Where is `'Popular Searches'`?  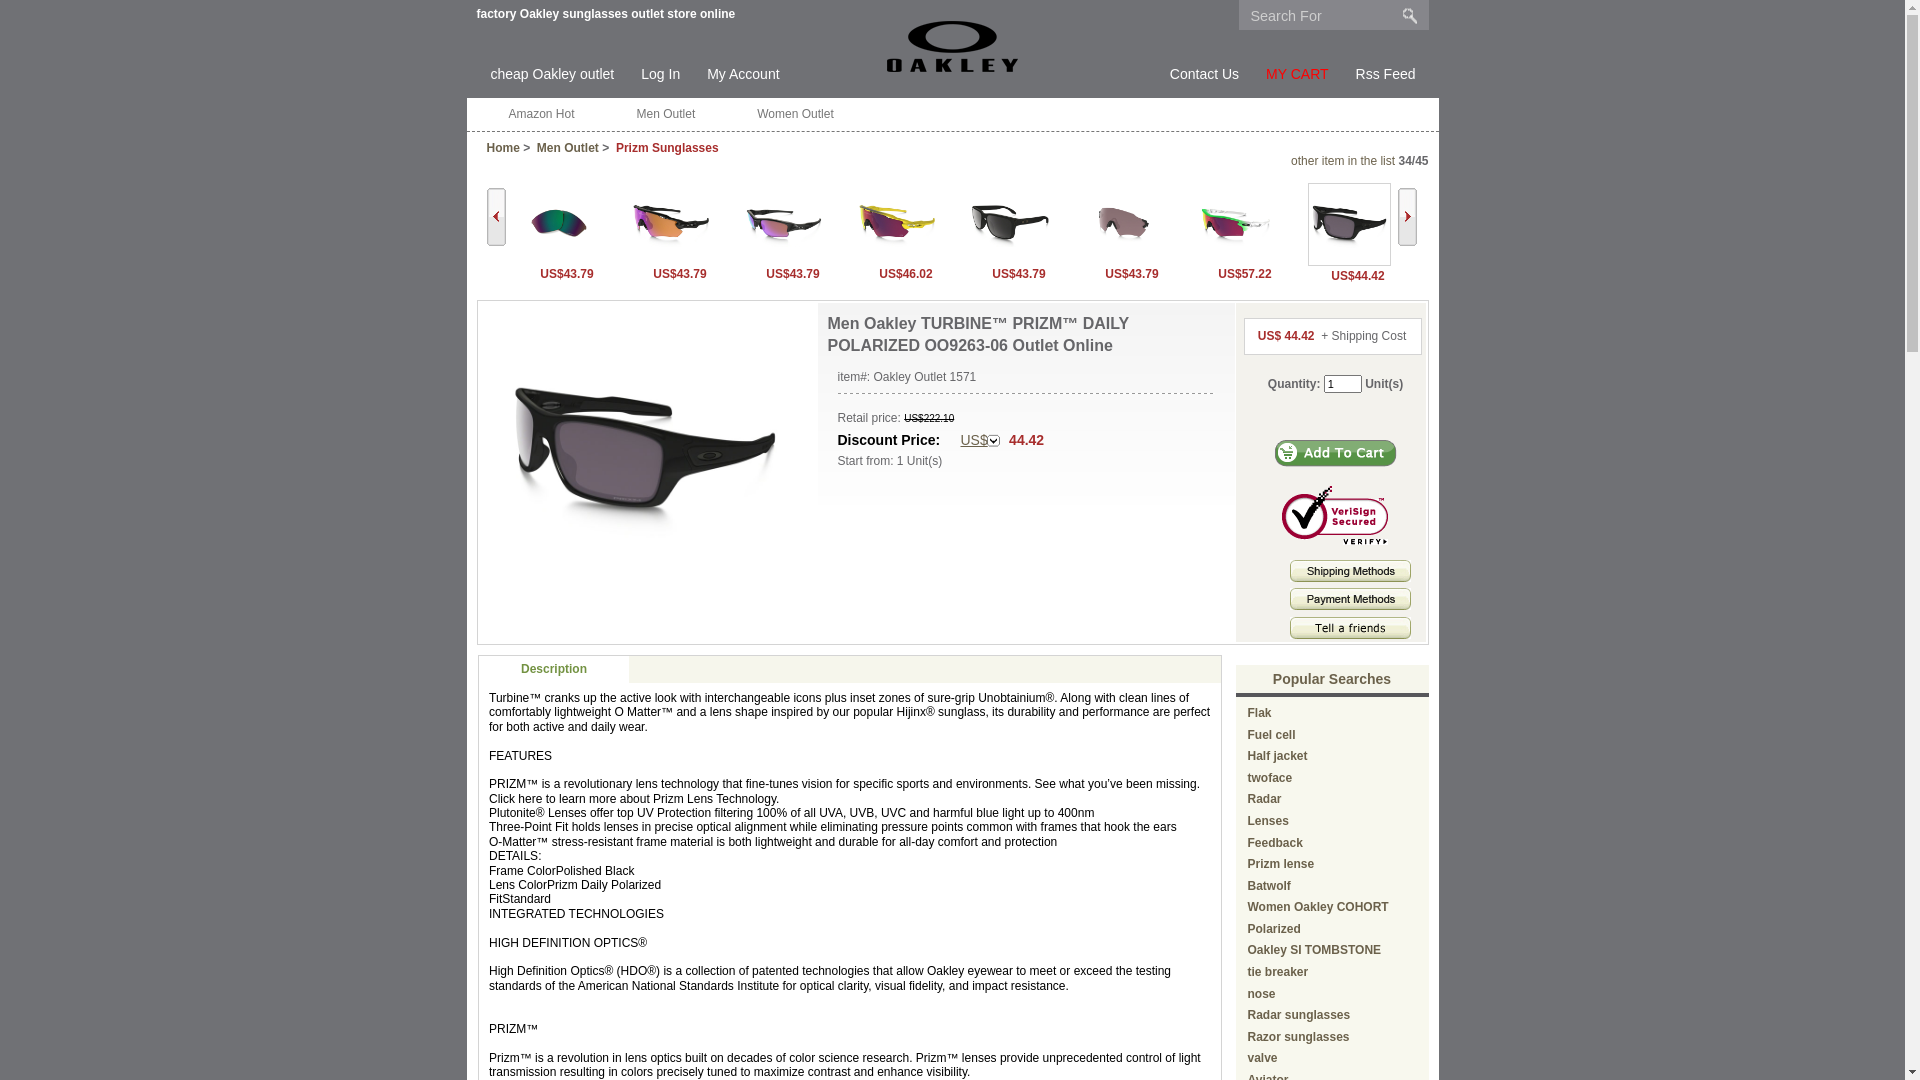 'Popular Searches' is located at coordinates (1271, 677).